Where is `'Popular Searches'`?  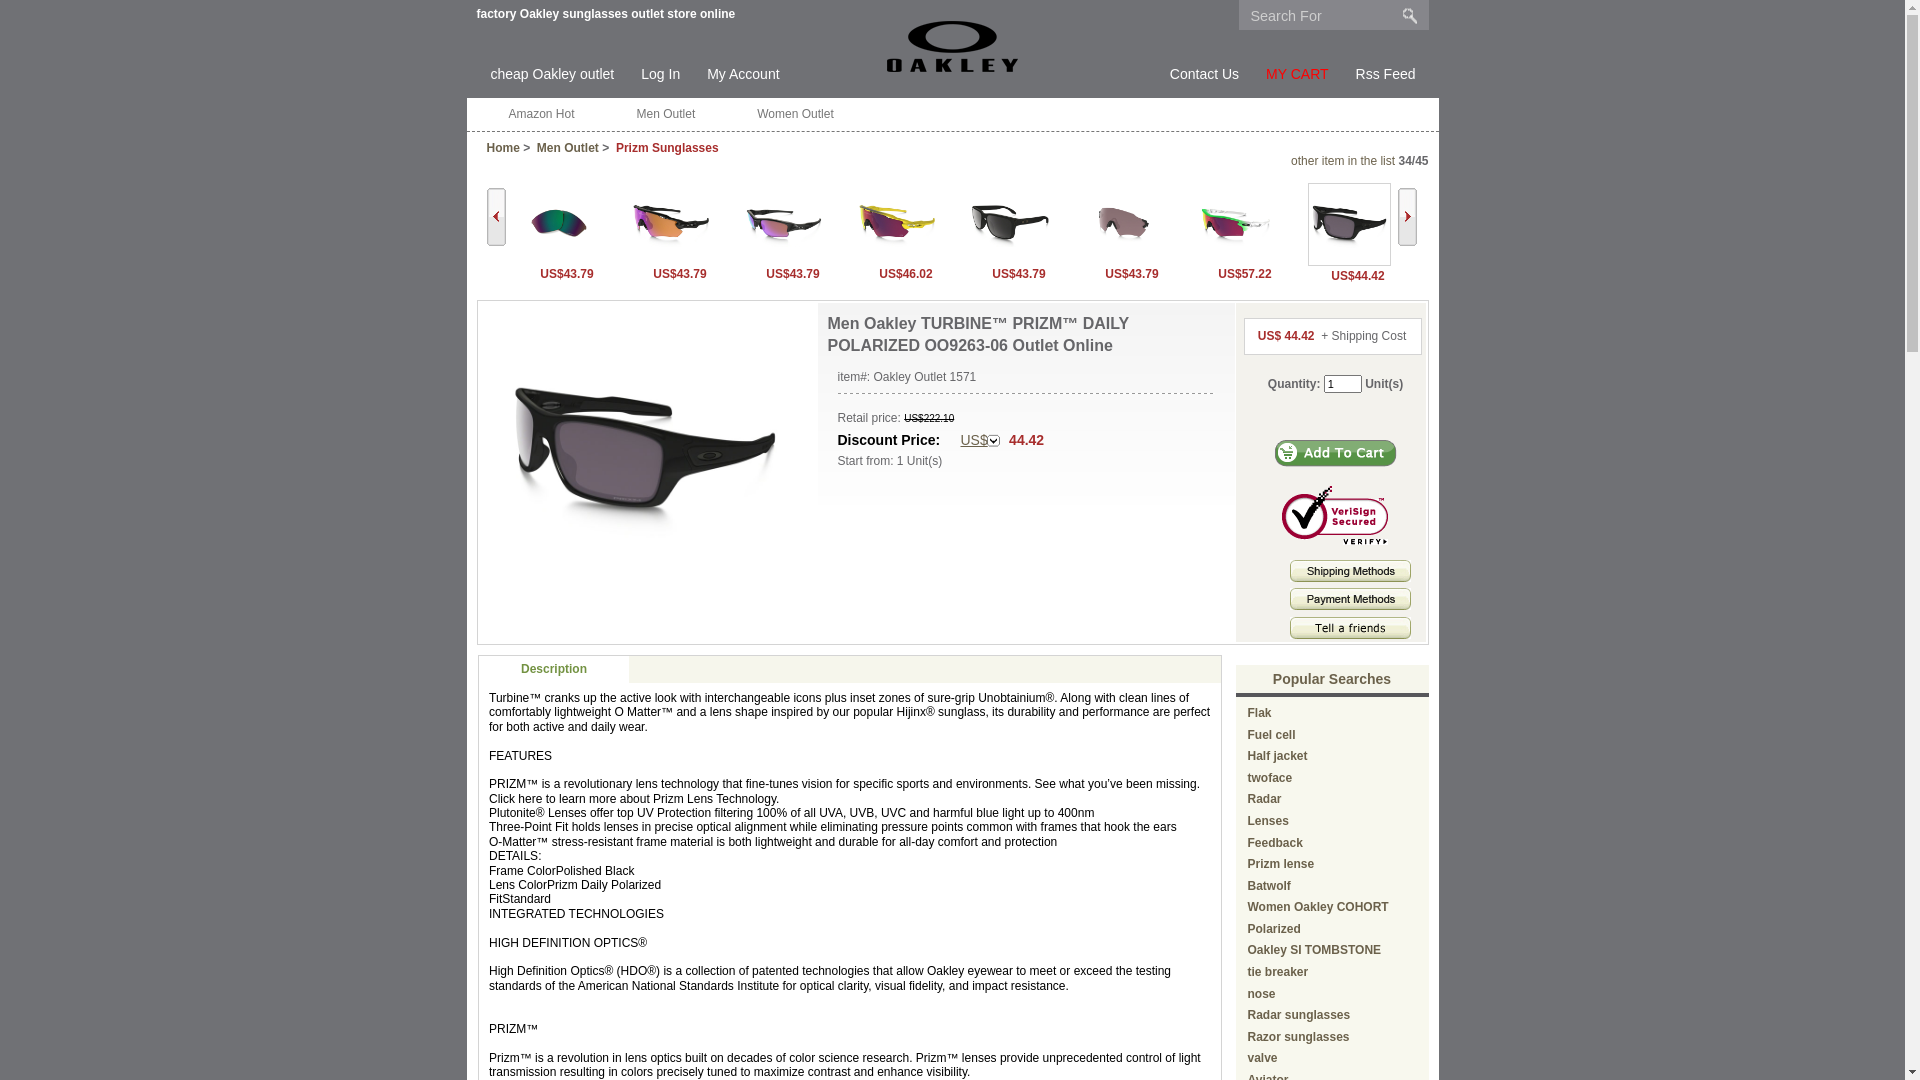 'Popular Searches' is located at coordinates (1271, 677).